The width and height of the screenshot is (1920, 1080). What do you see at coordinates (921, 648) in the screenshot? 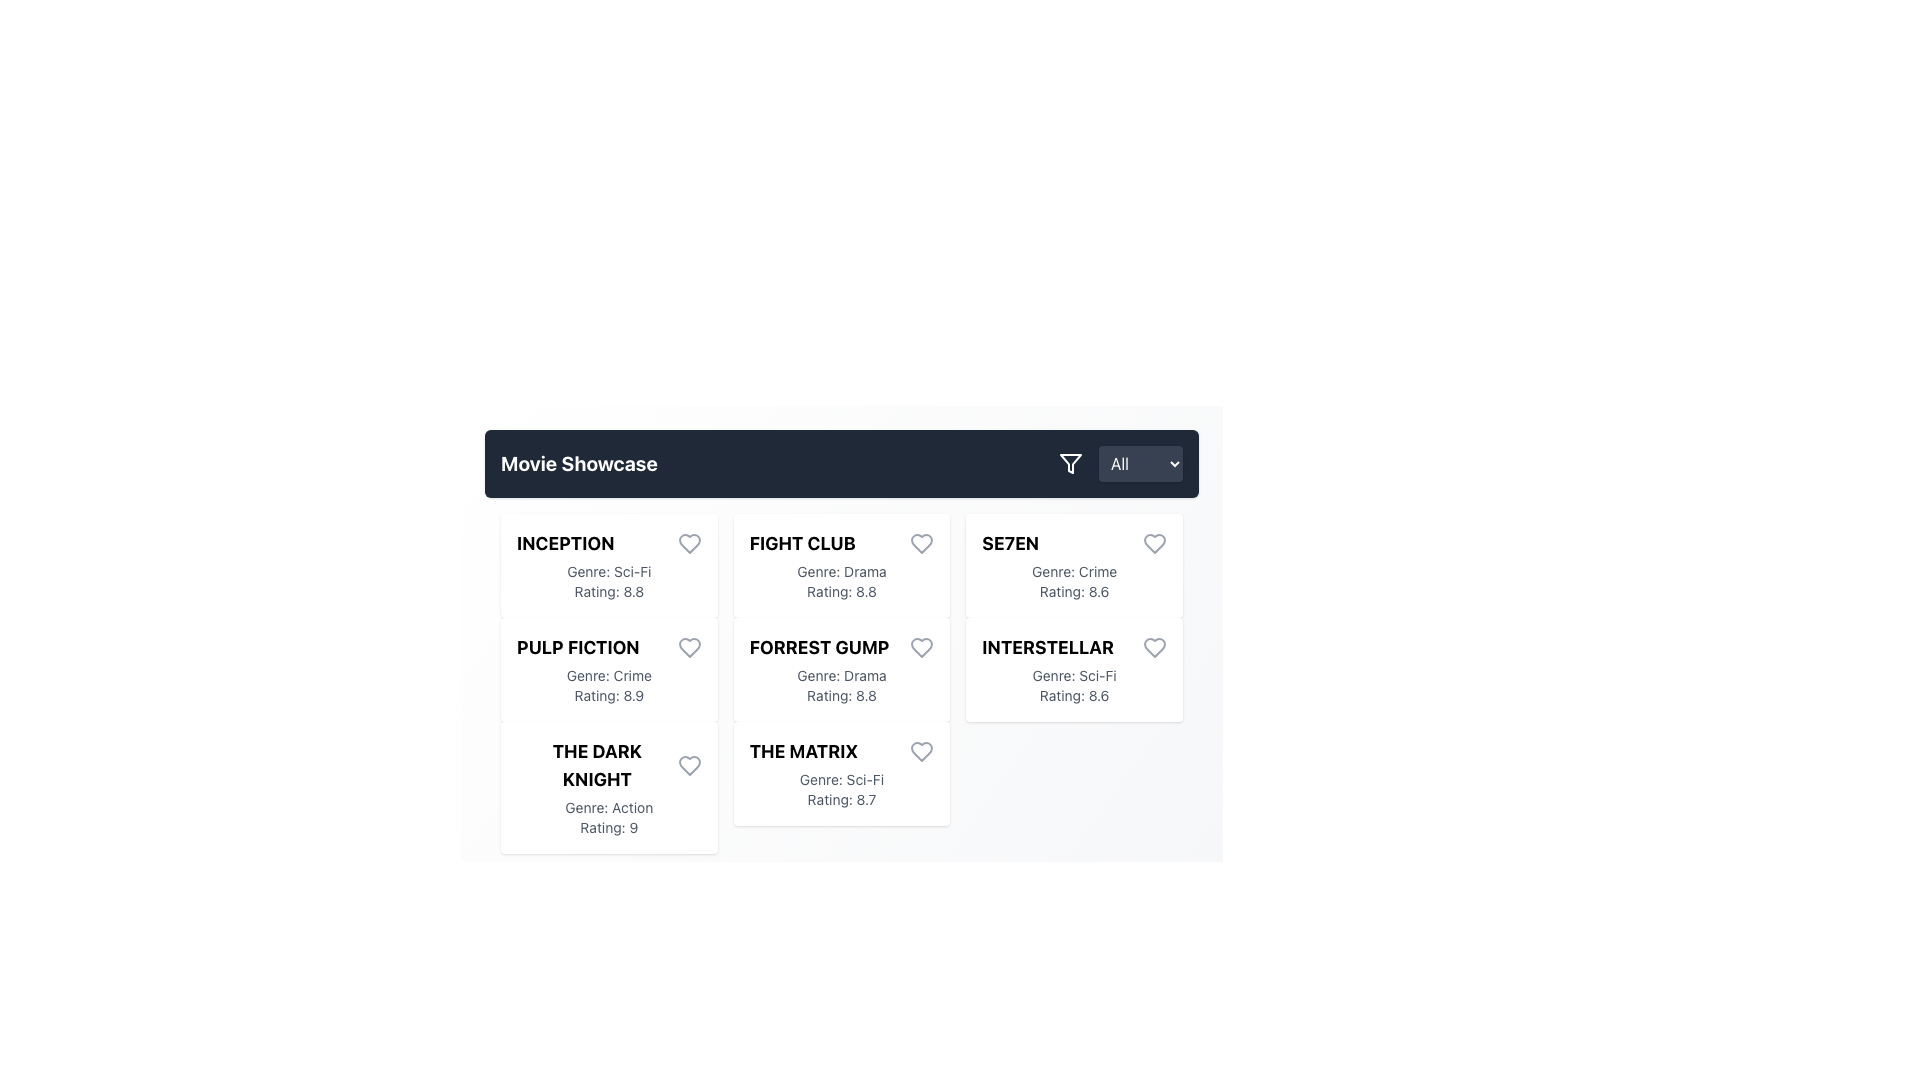
I see `the Heart/Like/Favorite Marker icon located in the top-right corner of the movie card for 'Forrest Gump'` at bounding box center [921, 648].